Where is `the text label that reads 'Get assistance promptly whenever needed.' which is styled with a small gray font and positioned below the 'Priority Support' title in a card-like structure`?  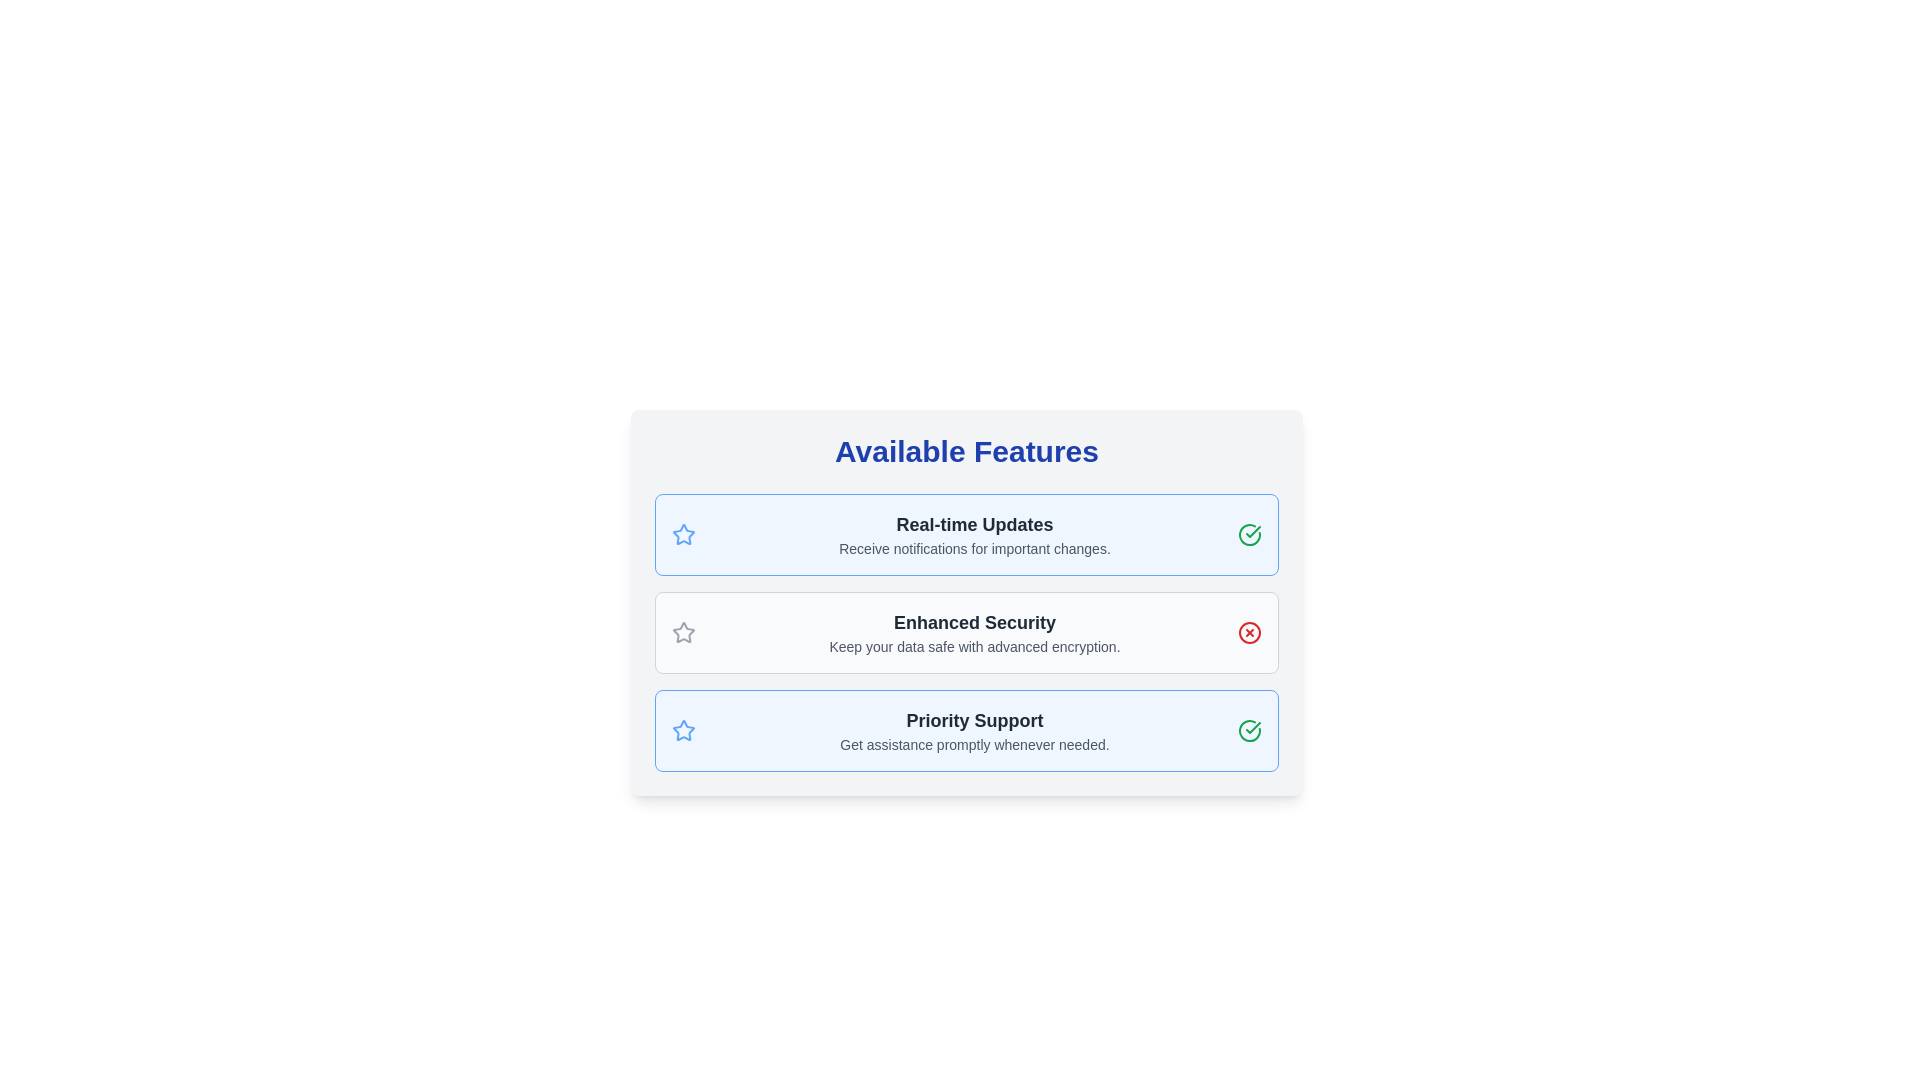 the text label that reads 'Get assistance promptly whenever needed.' which is styled with a small gray font and positioned below the 'Priority Support' title in a card-like structure is located at coordinates (974, 744).